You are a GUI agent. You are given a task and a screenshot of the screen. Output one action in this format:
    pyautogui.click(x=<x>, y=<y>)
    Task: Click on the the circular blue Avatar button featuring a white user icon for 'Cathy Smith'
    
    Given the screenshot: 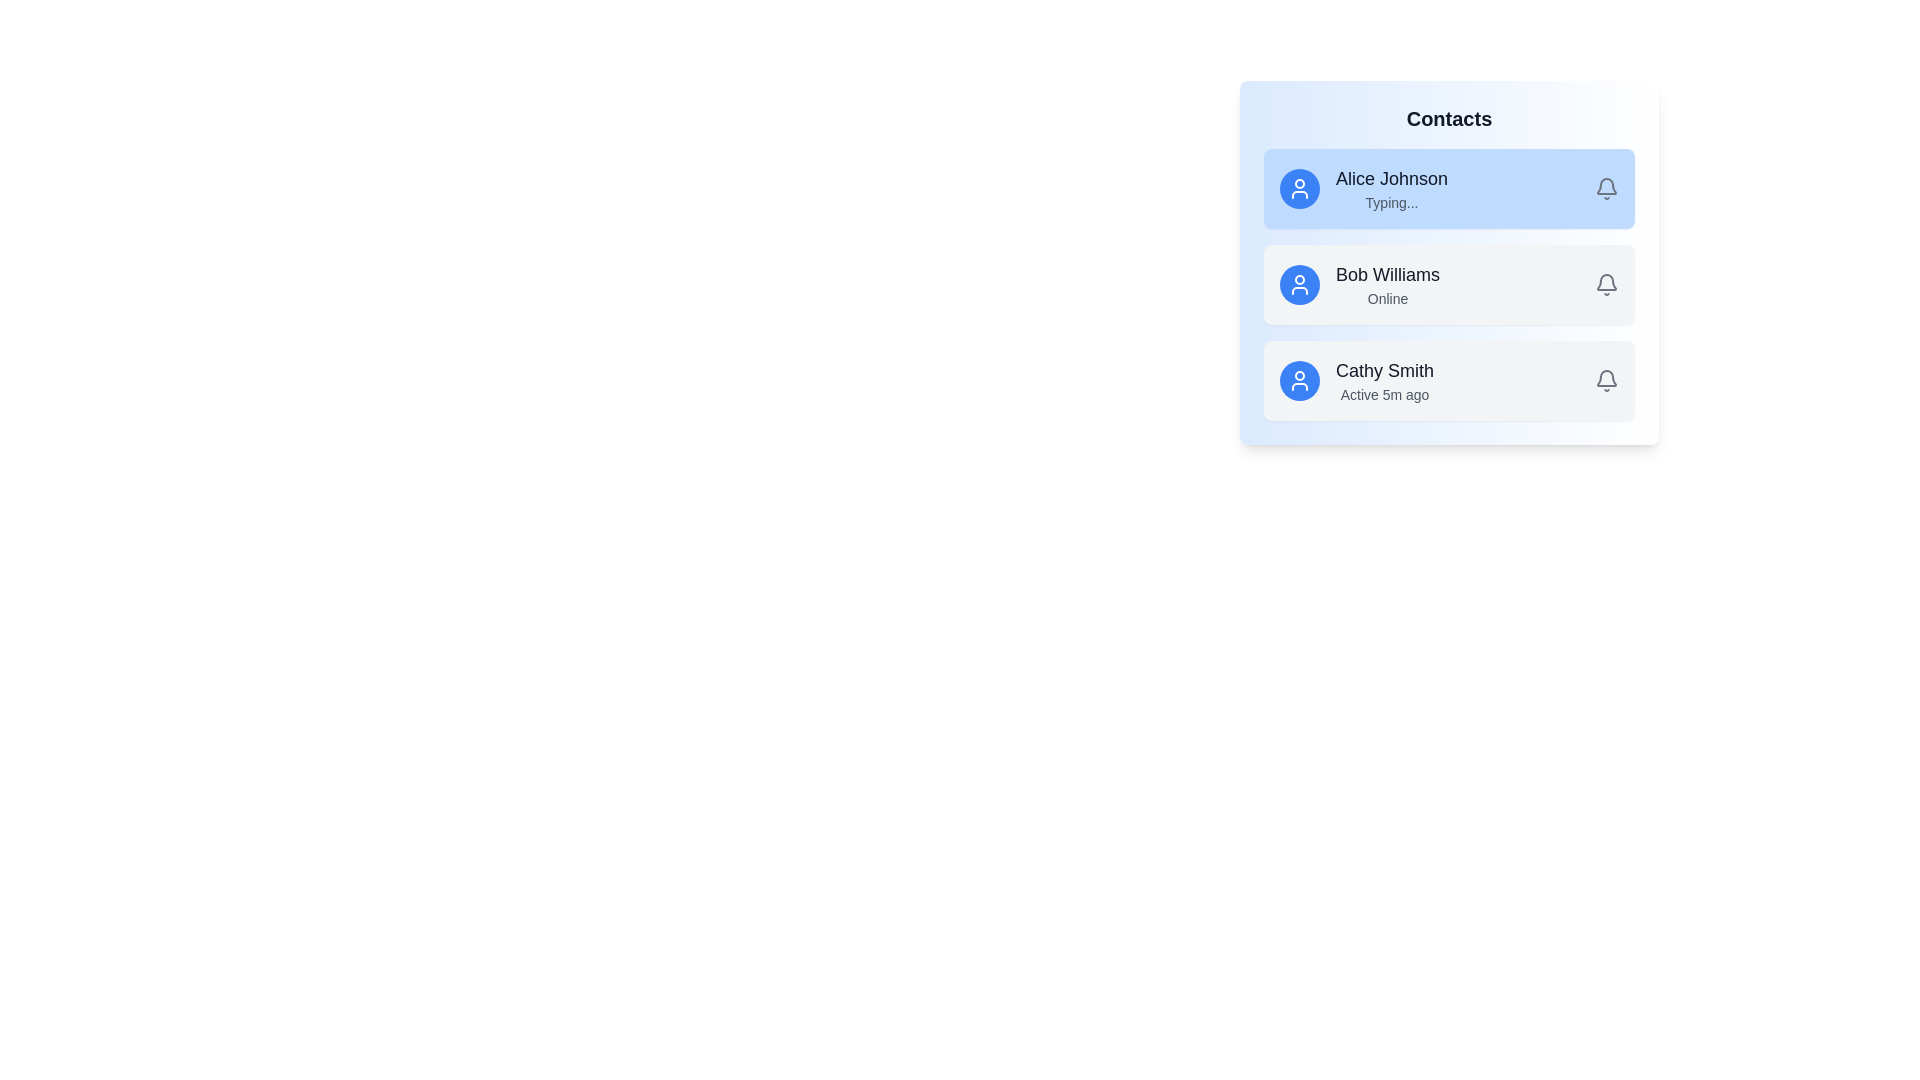 What is the action you would take?
    pyautogui.click(x=1300, y=381)
    